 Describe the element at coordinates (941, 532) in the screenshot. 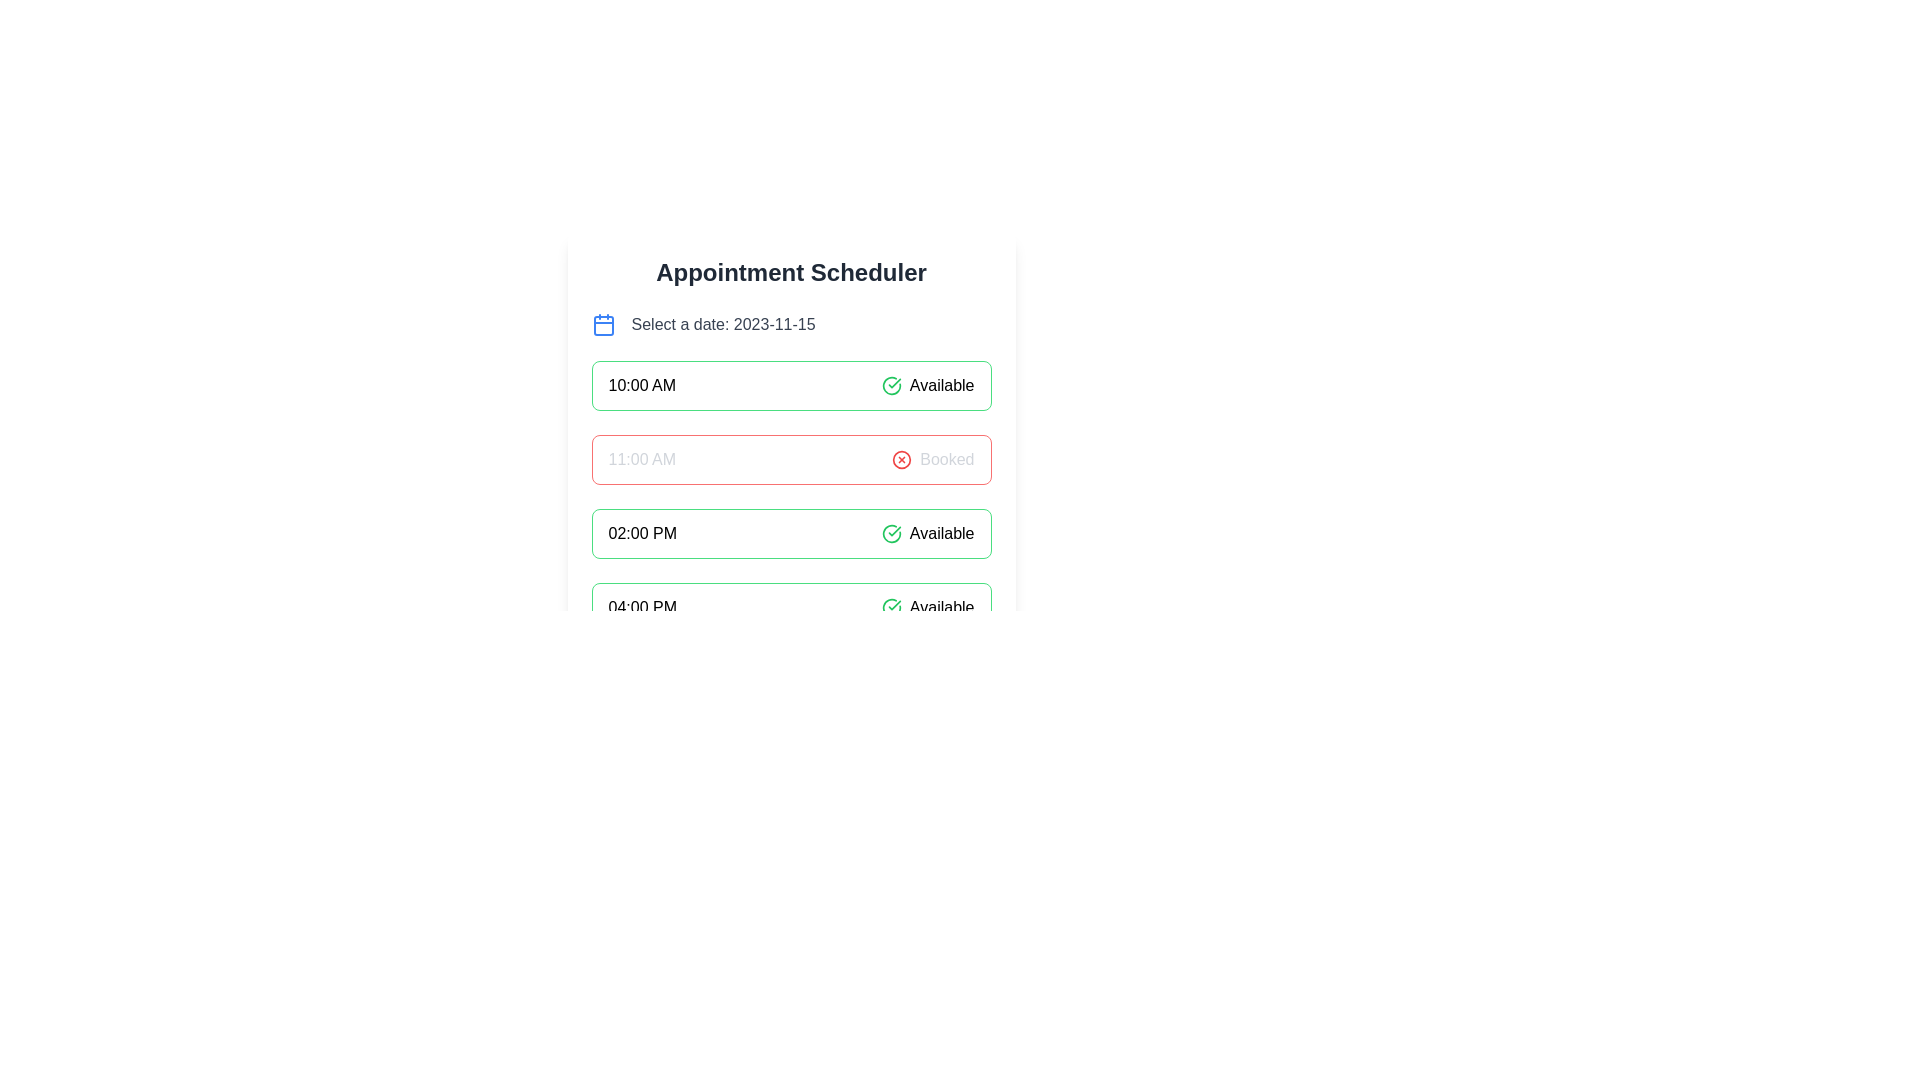

I see `the text label displaying 'Available', which is located to the right of a green check icon and aligned with the '02:00 PM' time slot in the appointment scheduler interface` at that location.